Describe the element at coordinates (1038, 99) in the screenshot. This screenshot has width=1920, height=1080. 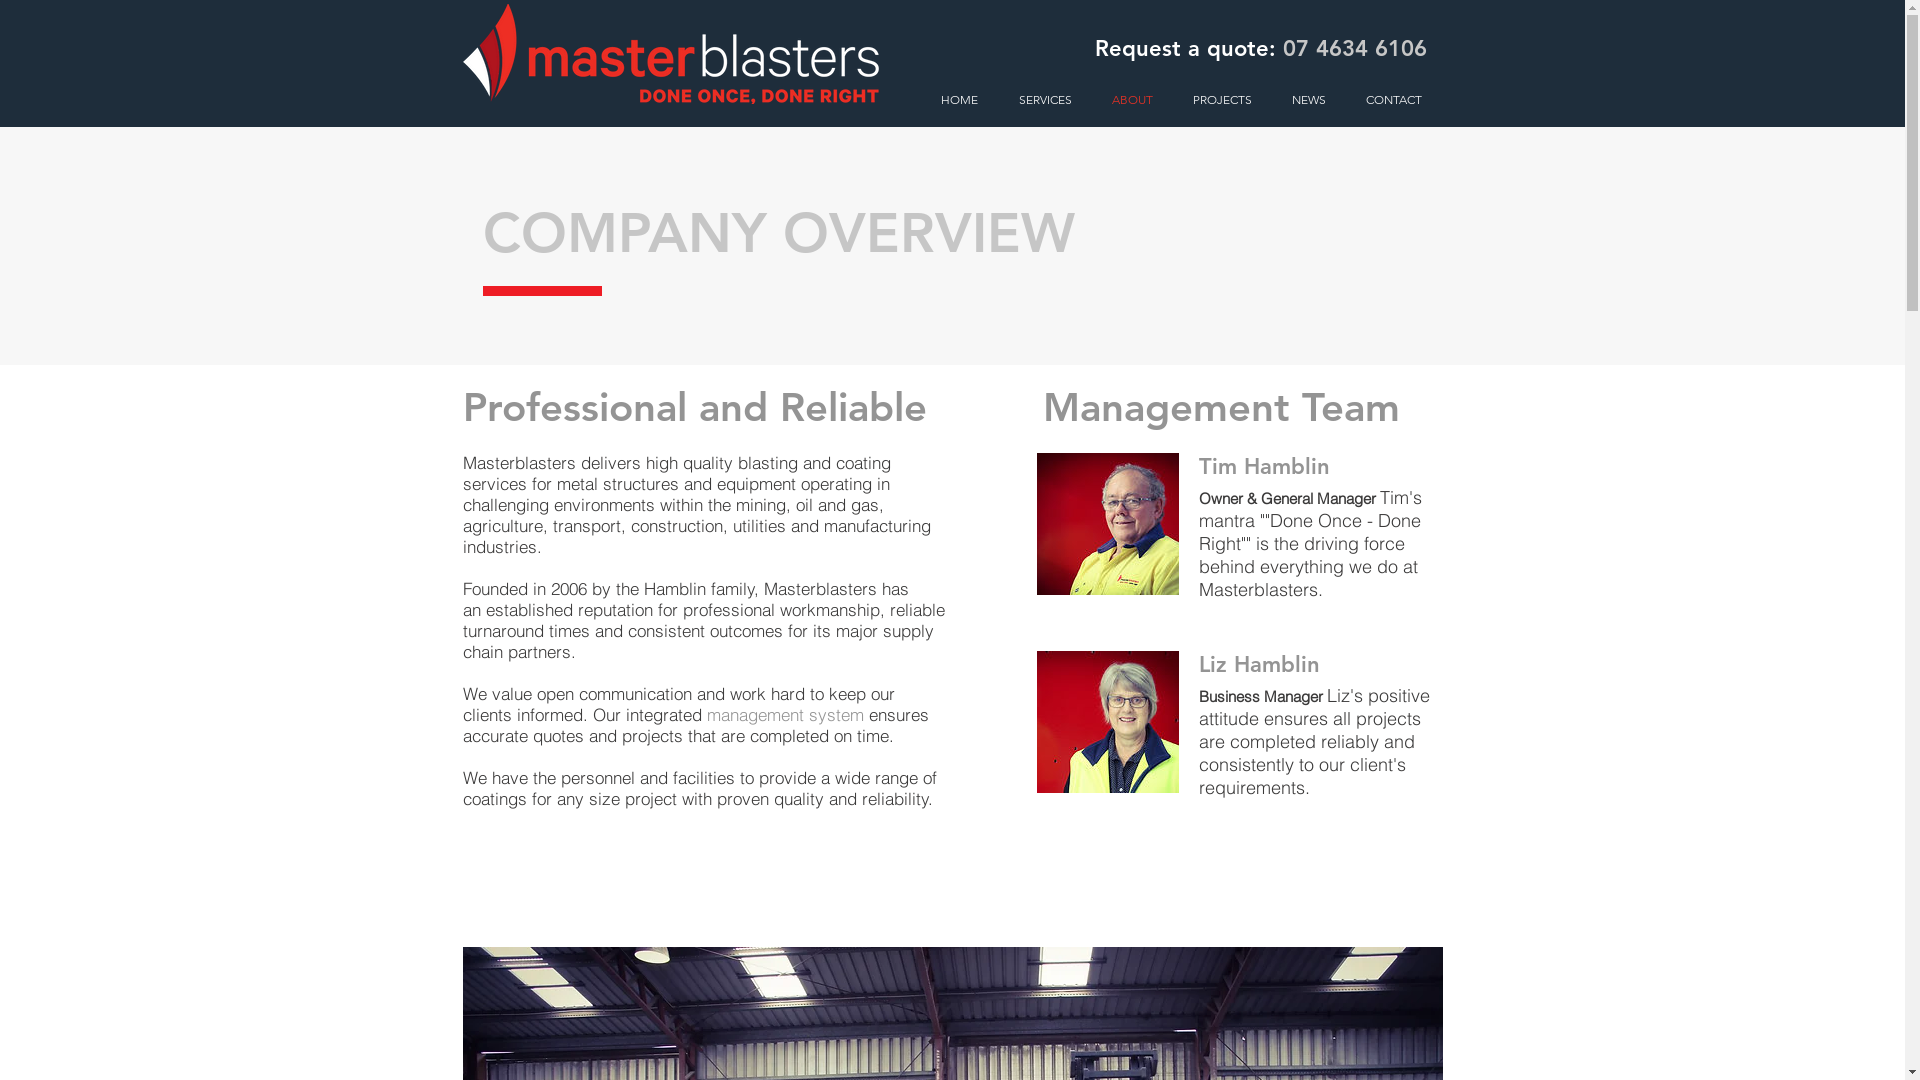
I see `'SERVICES'` at that location.